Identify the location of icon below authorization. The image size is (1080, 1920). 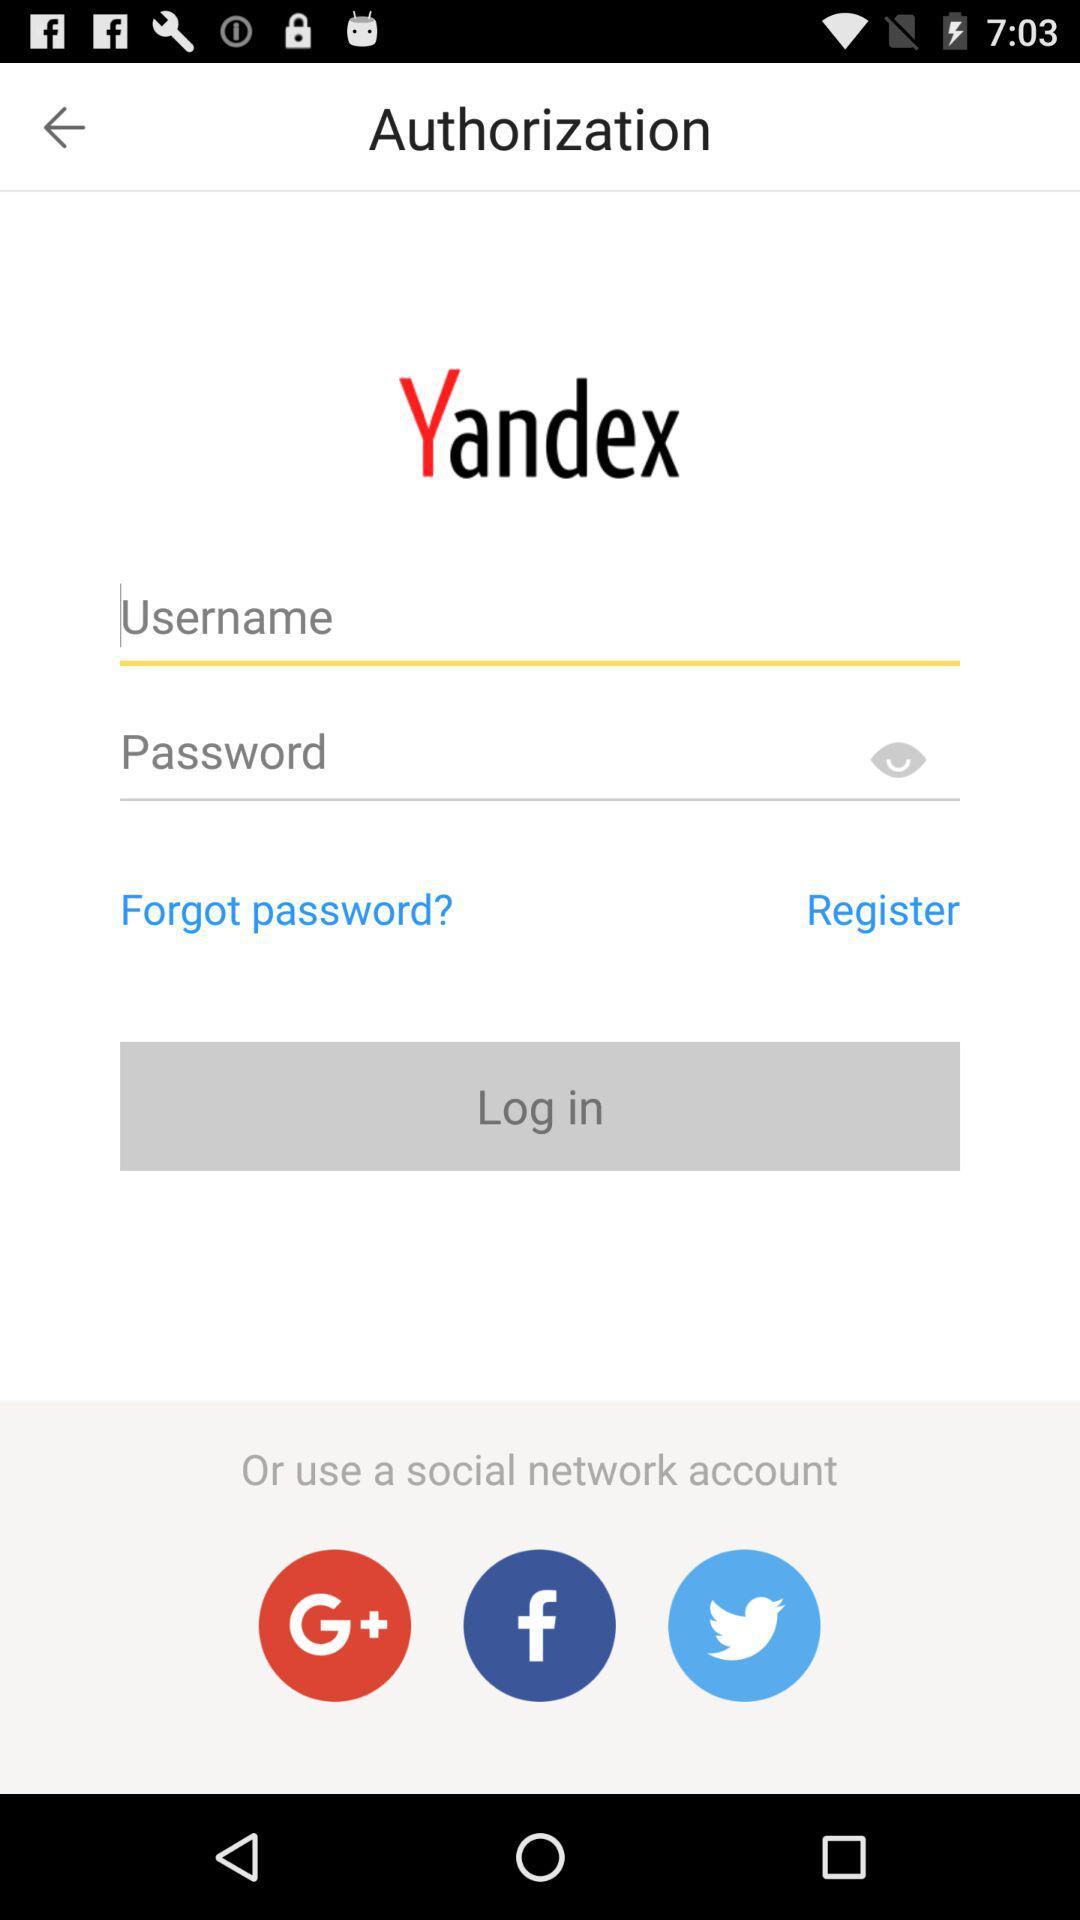
(538, 422).